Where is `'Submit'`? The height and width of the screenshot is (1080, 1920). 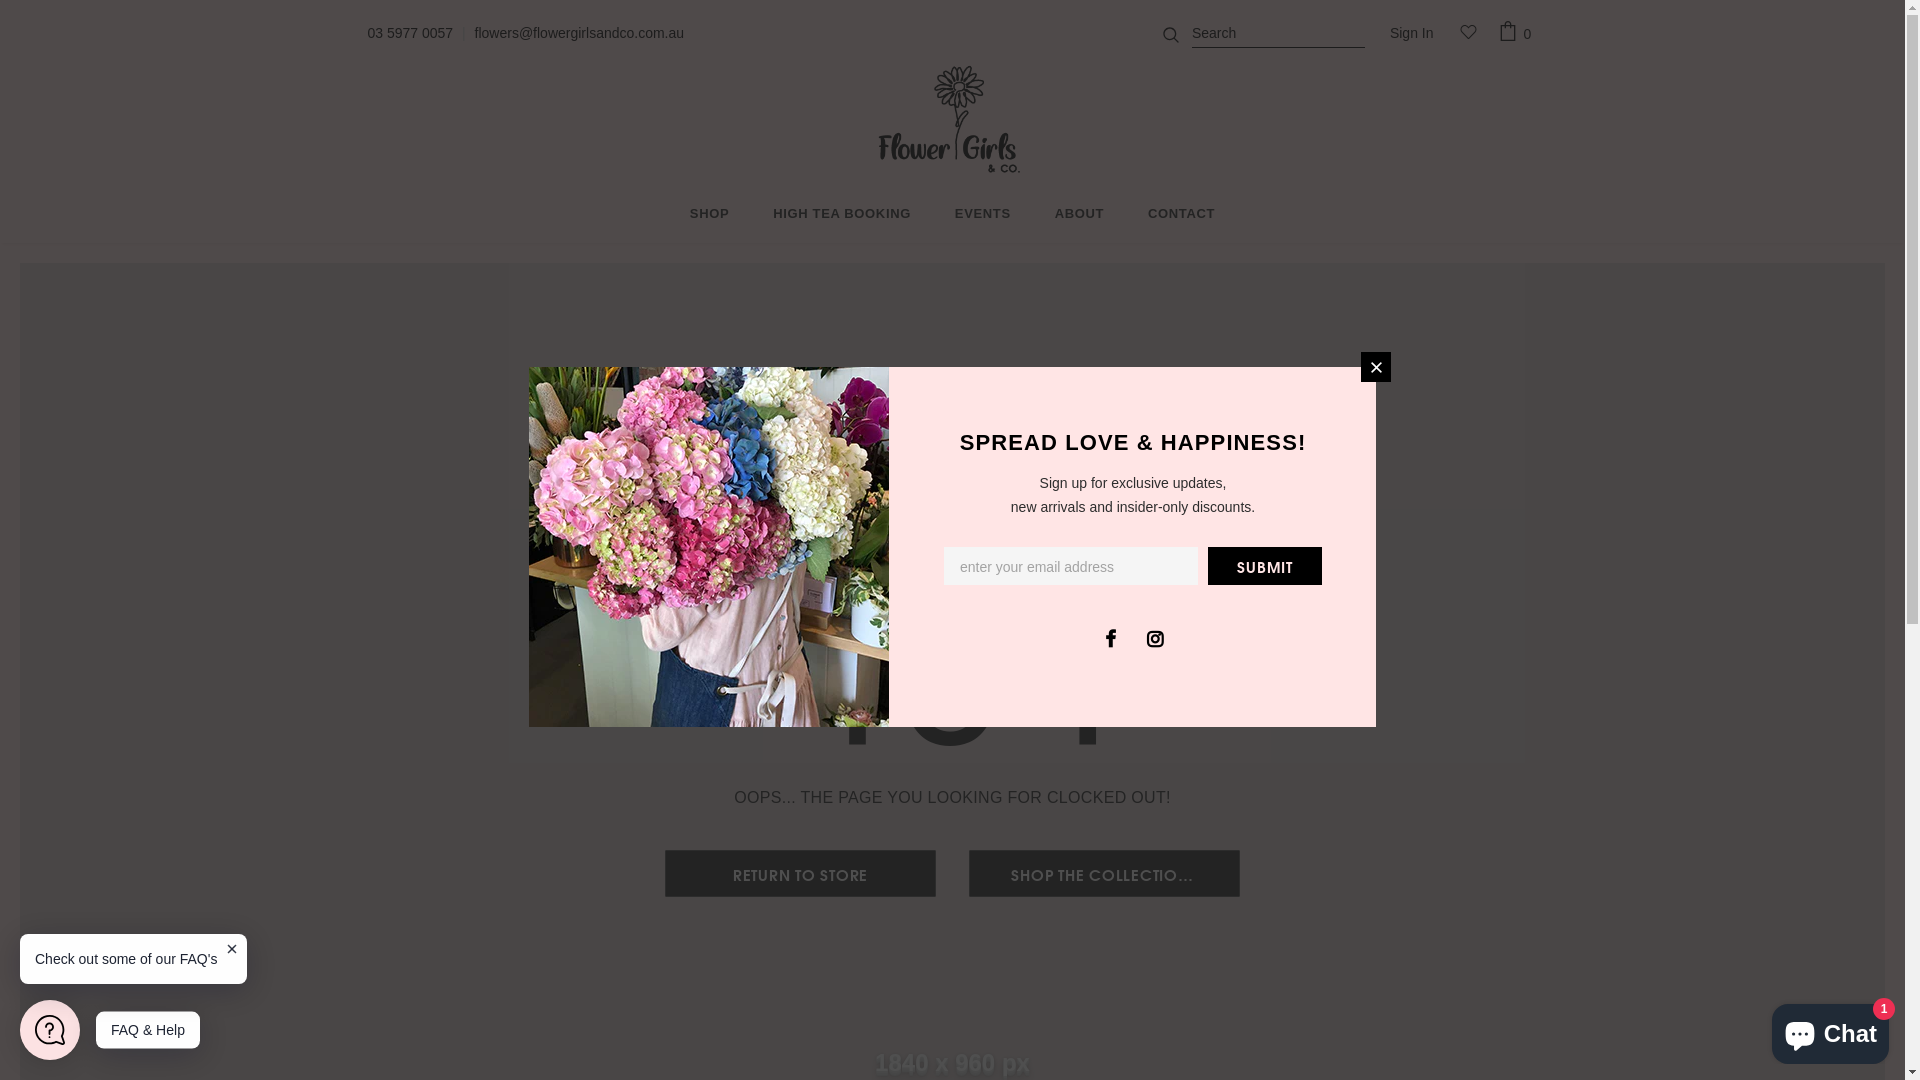 'Submit' is located at coordinates (1264, 564).